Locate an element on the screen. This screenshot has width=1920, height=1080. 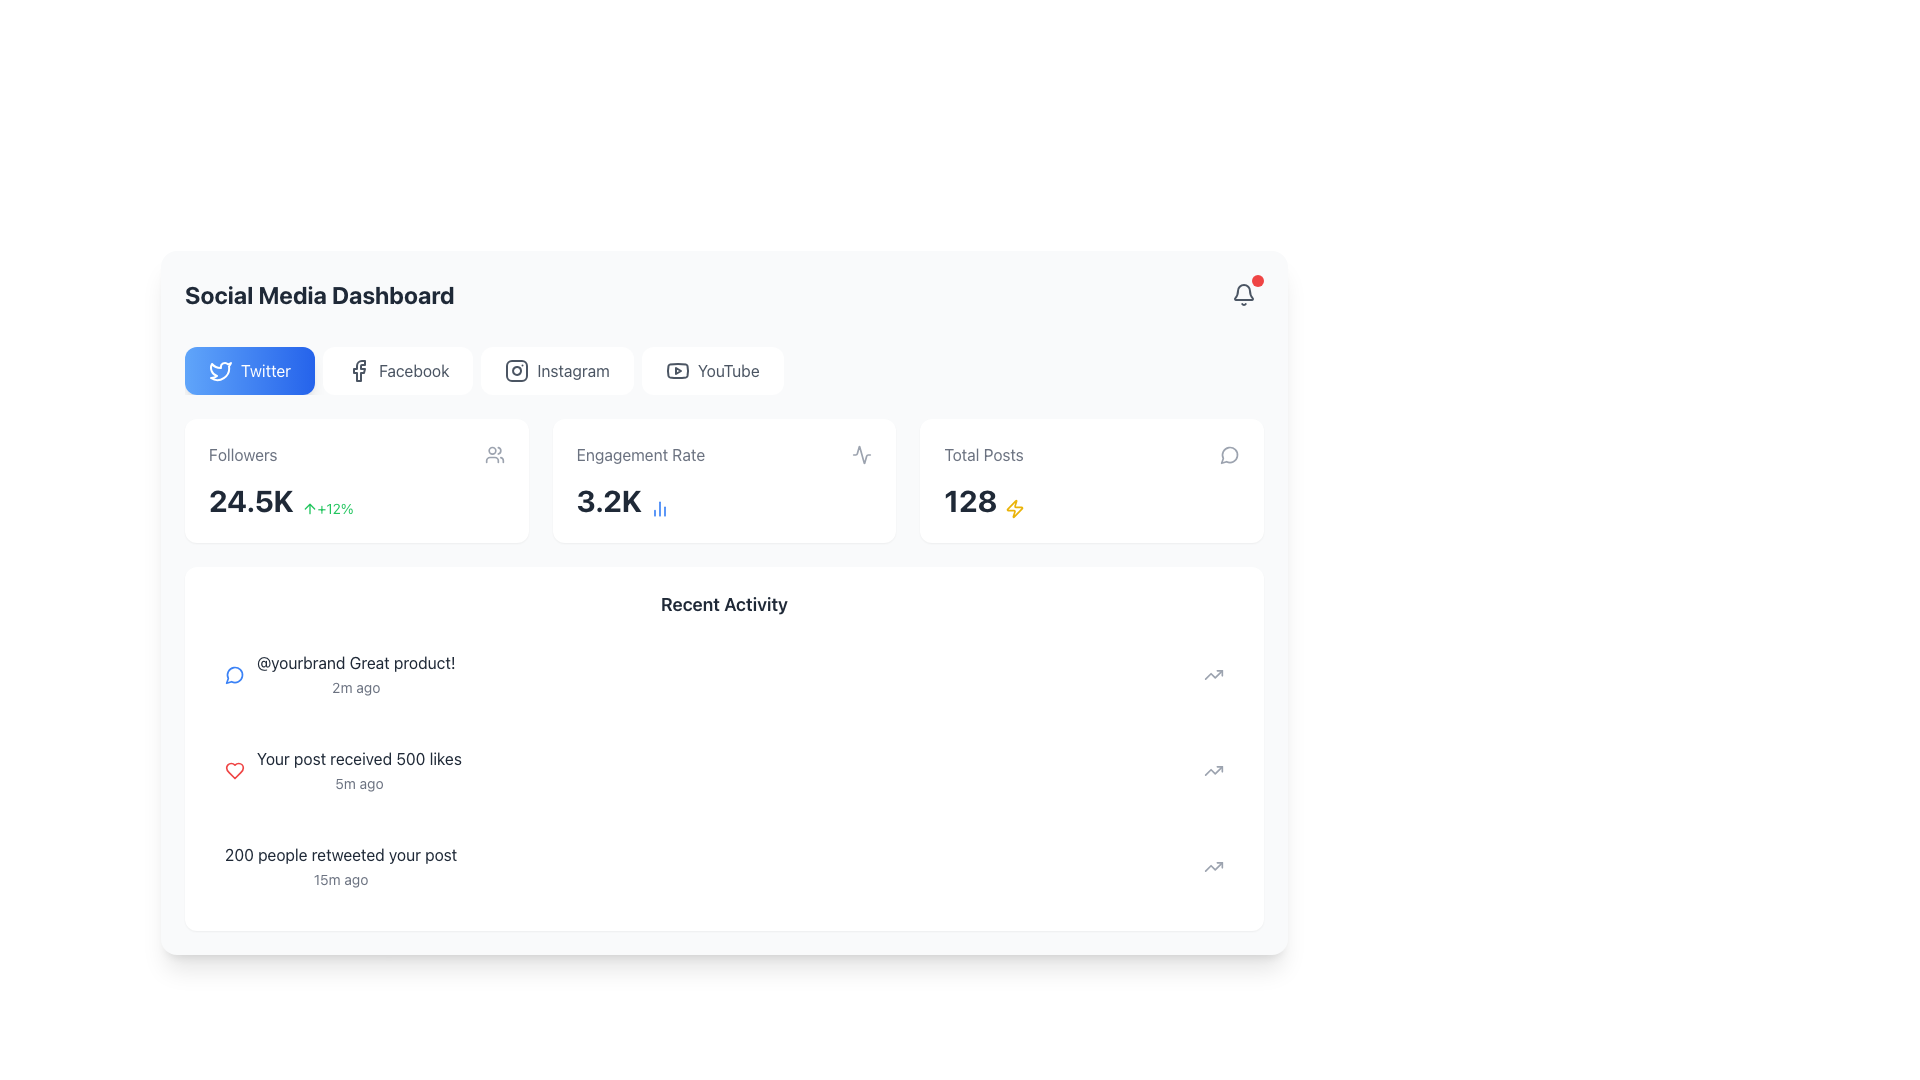
the 'like' or 'favorite' icon located above the 'Recent Activity' section, to the right of the main dashboard area and adjacent to the notification icon is located at coordinates (235, 770).